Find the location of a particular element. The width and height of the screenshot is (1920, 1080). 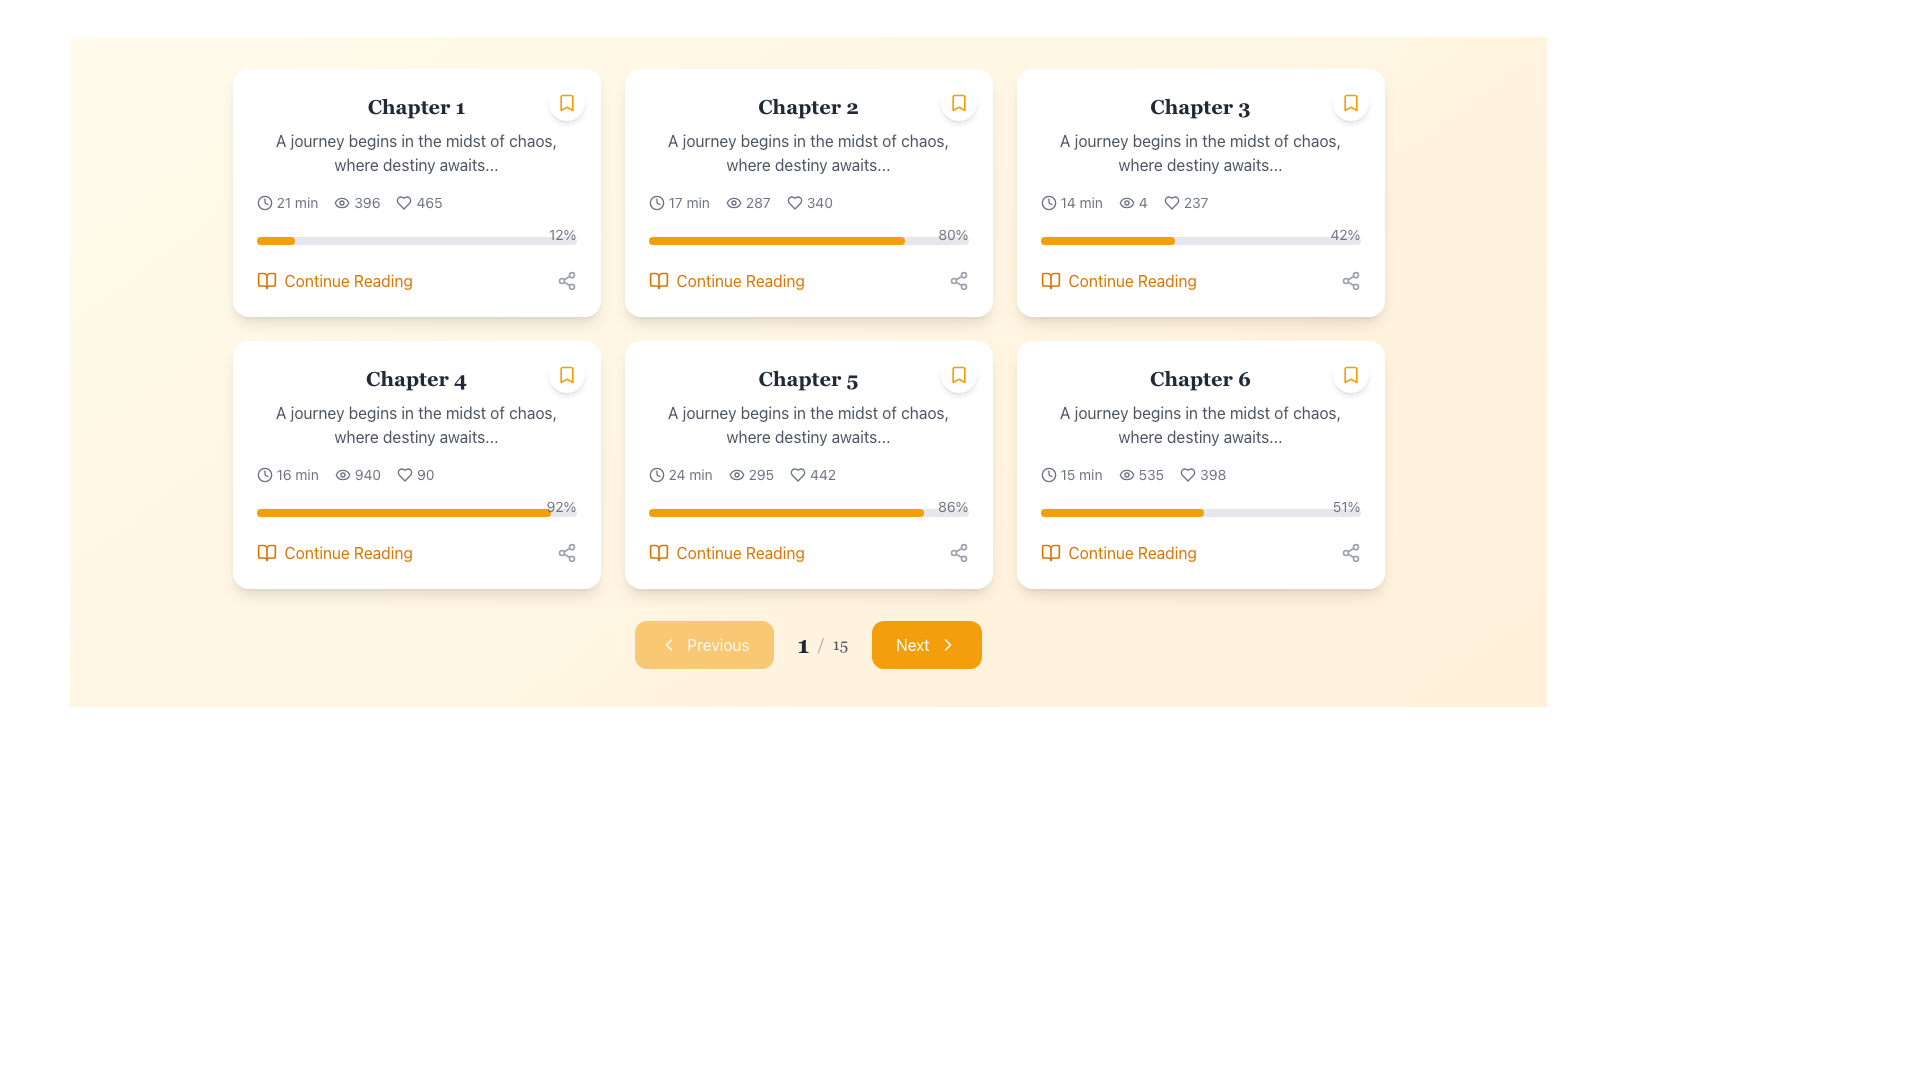

the amber-orange filled segment of the progress bar located at the bottom of the 'Chapter 5' card is located at coordinates (785, 512).